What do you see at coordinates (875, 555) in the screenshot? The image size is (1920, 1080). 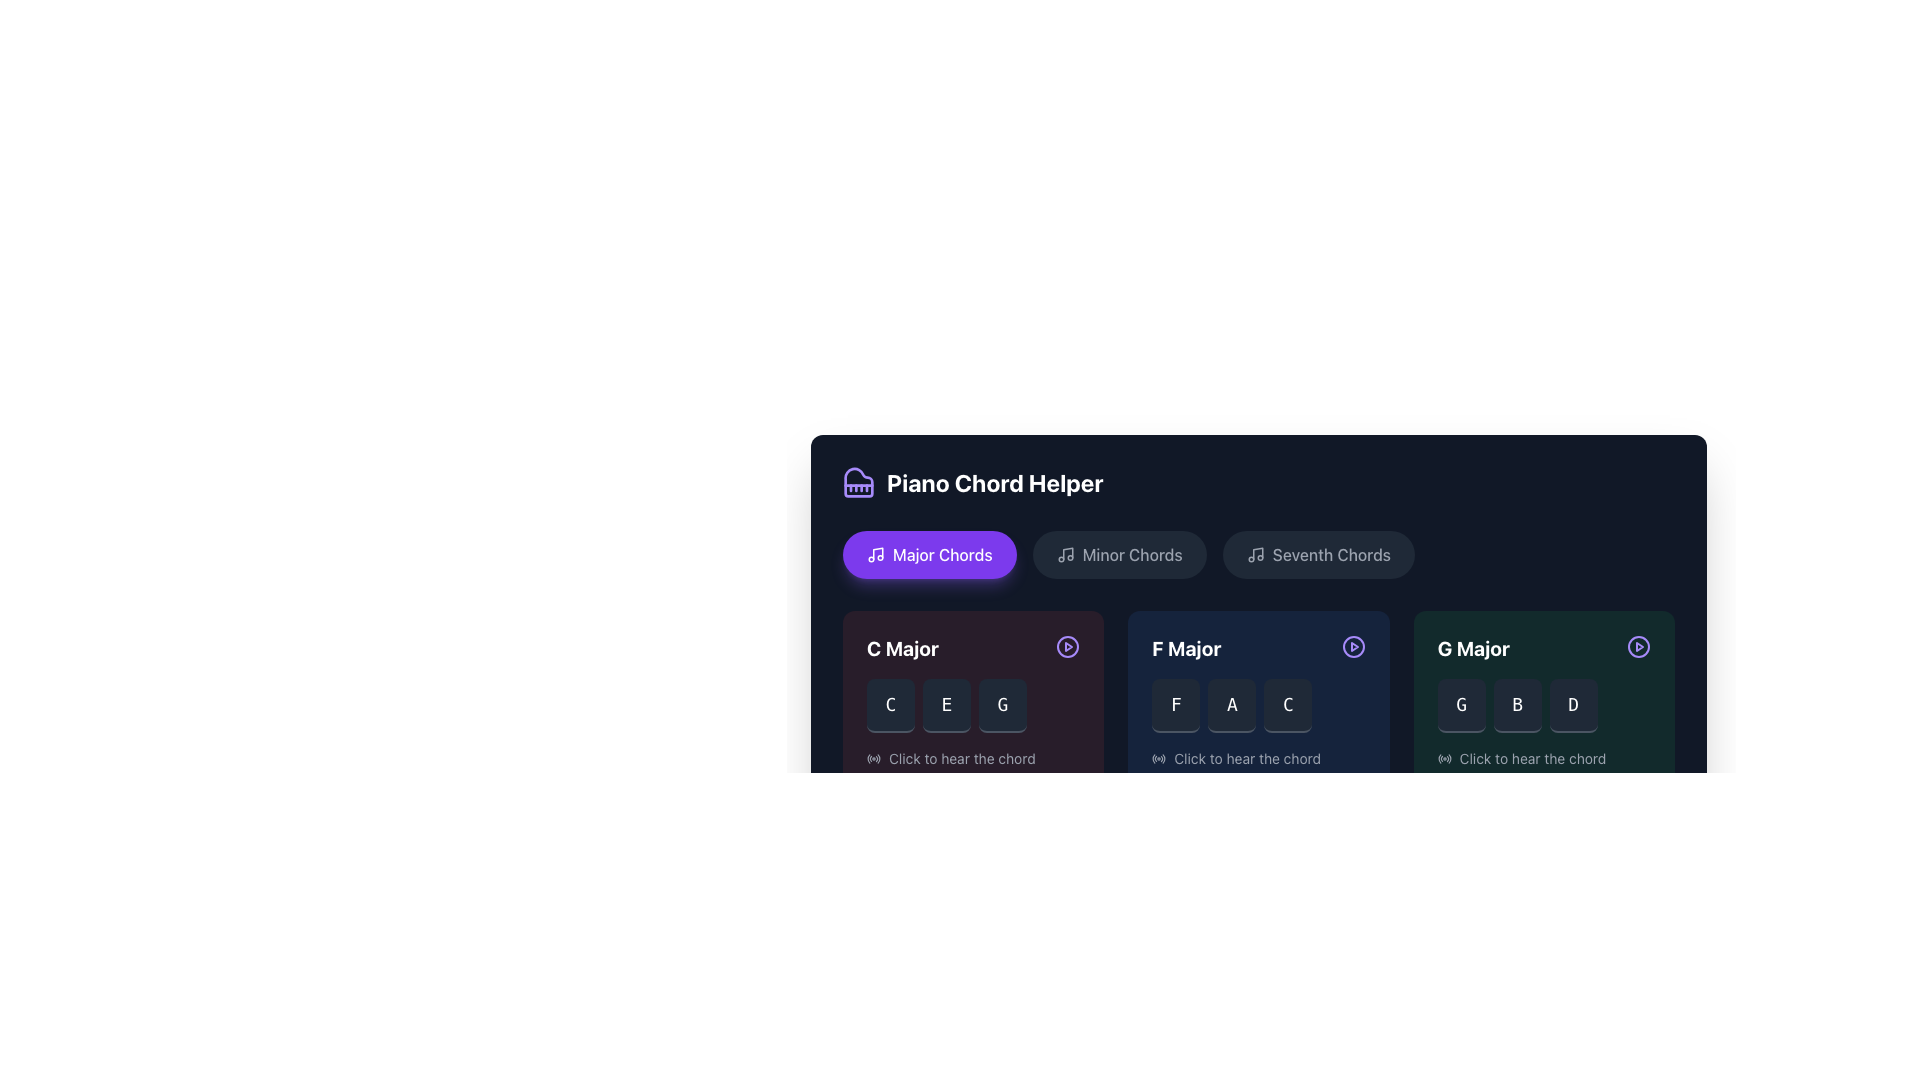 I see `the music note icon located within the purple button labeled 'Major Chords', which is positioned to the left of the text inside the button` at bounding box center [875, 555].